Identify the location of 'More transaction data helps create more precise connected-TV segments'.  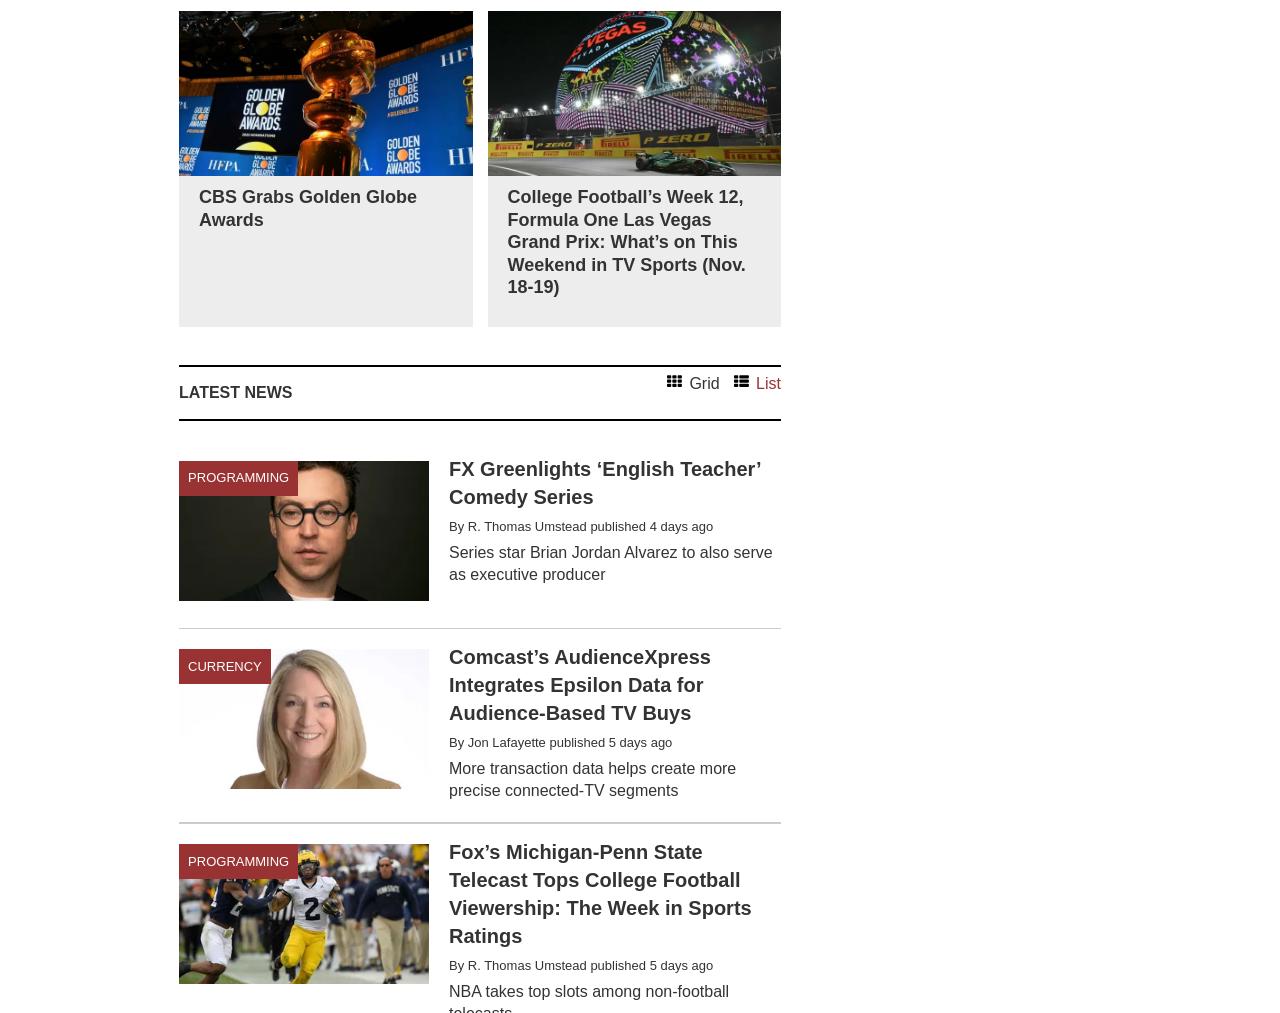
(591, 779).